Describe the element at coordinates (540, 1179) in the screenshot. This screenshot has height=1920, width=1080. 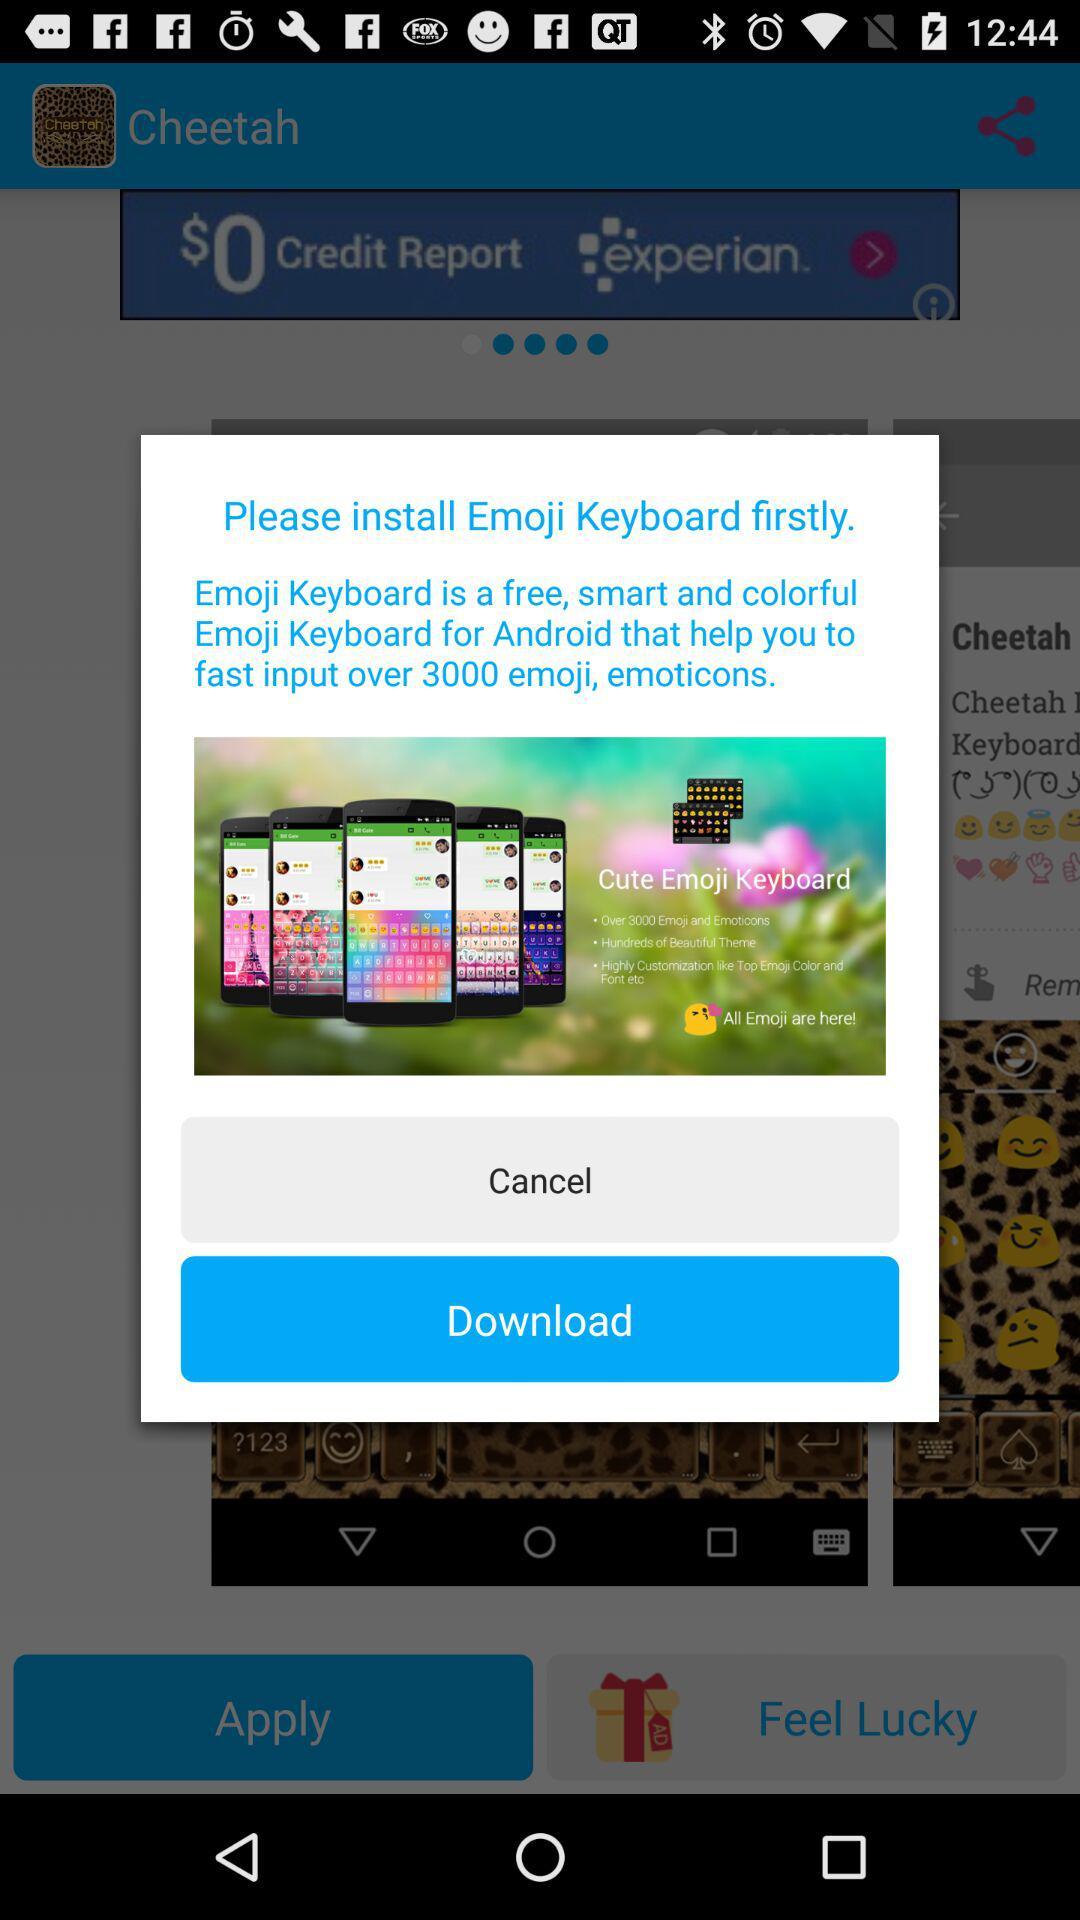
I see `the button above the download` at that location.